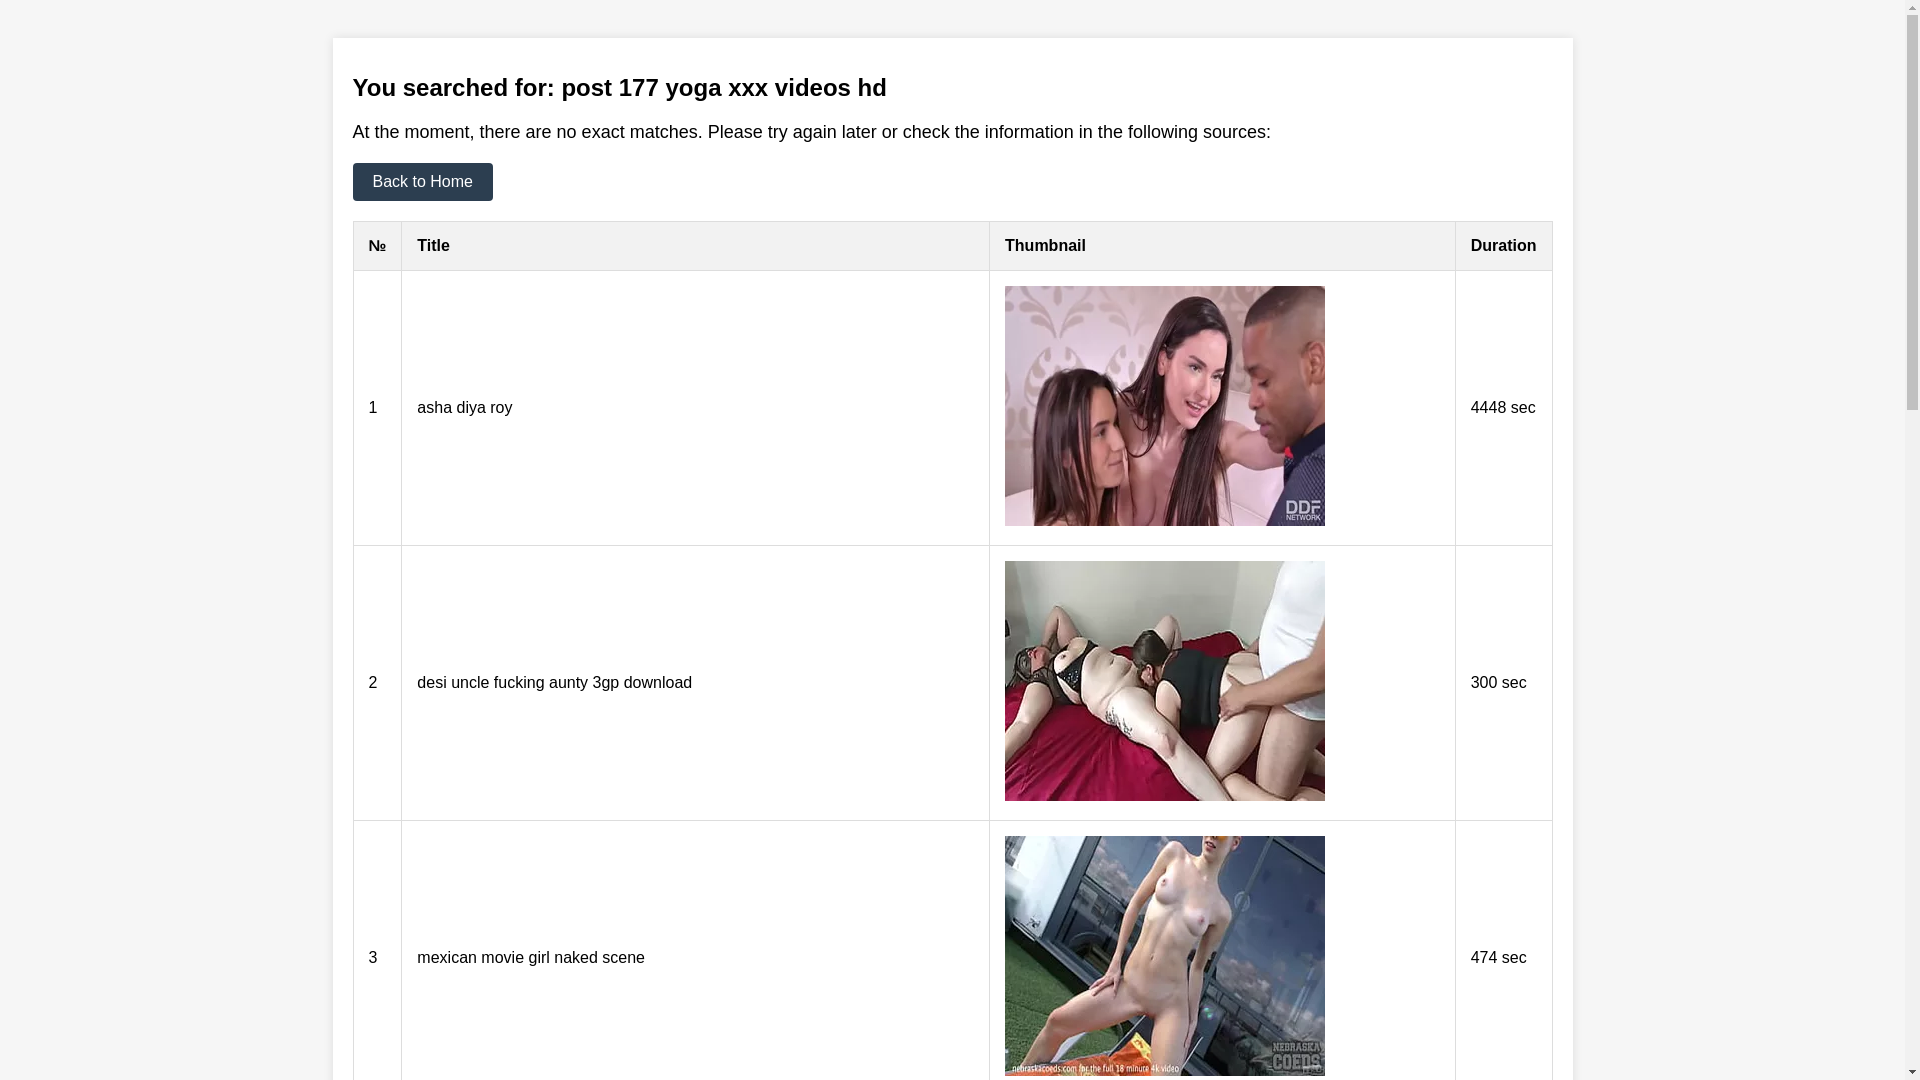 The height and width of the screenshot is (1080, 1920). I want to click on 'Back to Home', so click(351, 181).